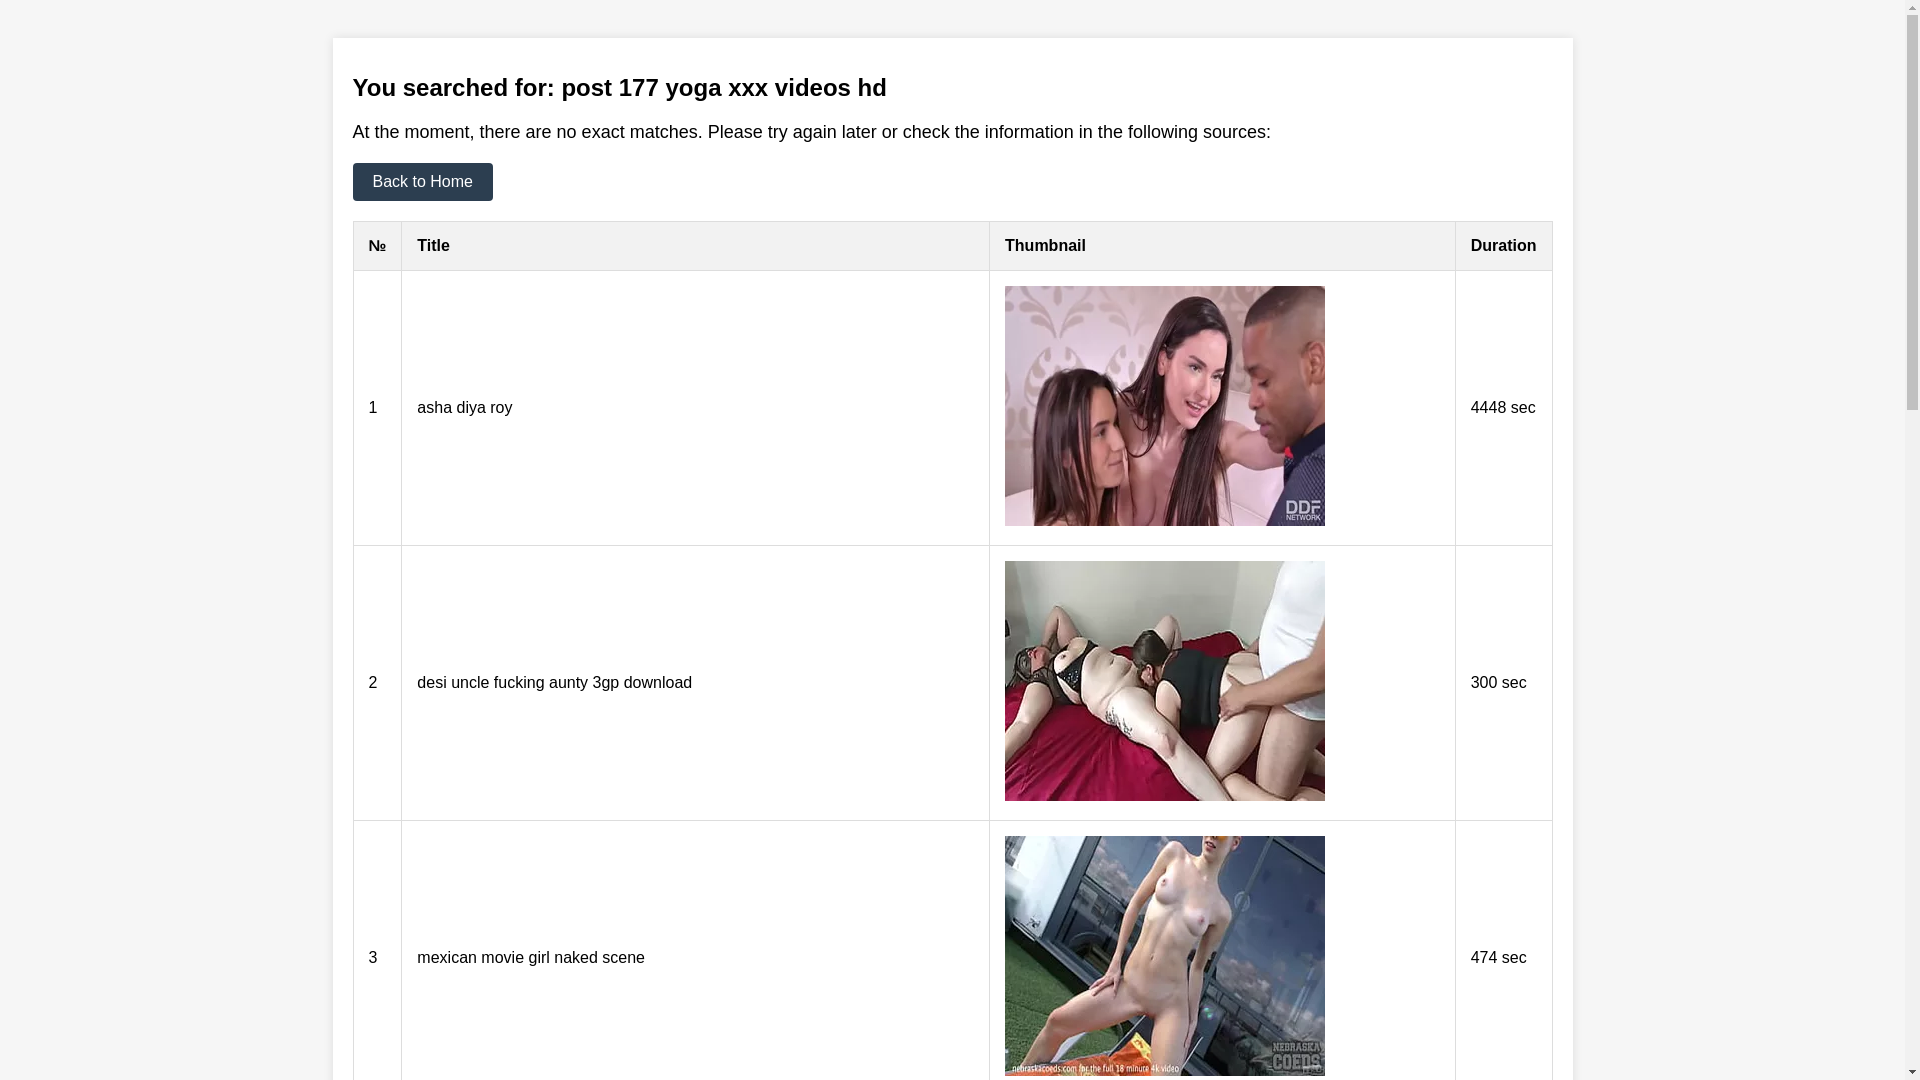 The height and width of the screenshot is (1080, 1920). I want to click on 'Back to Home', so click(351, 181).